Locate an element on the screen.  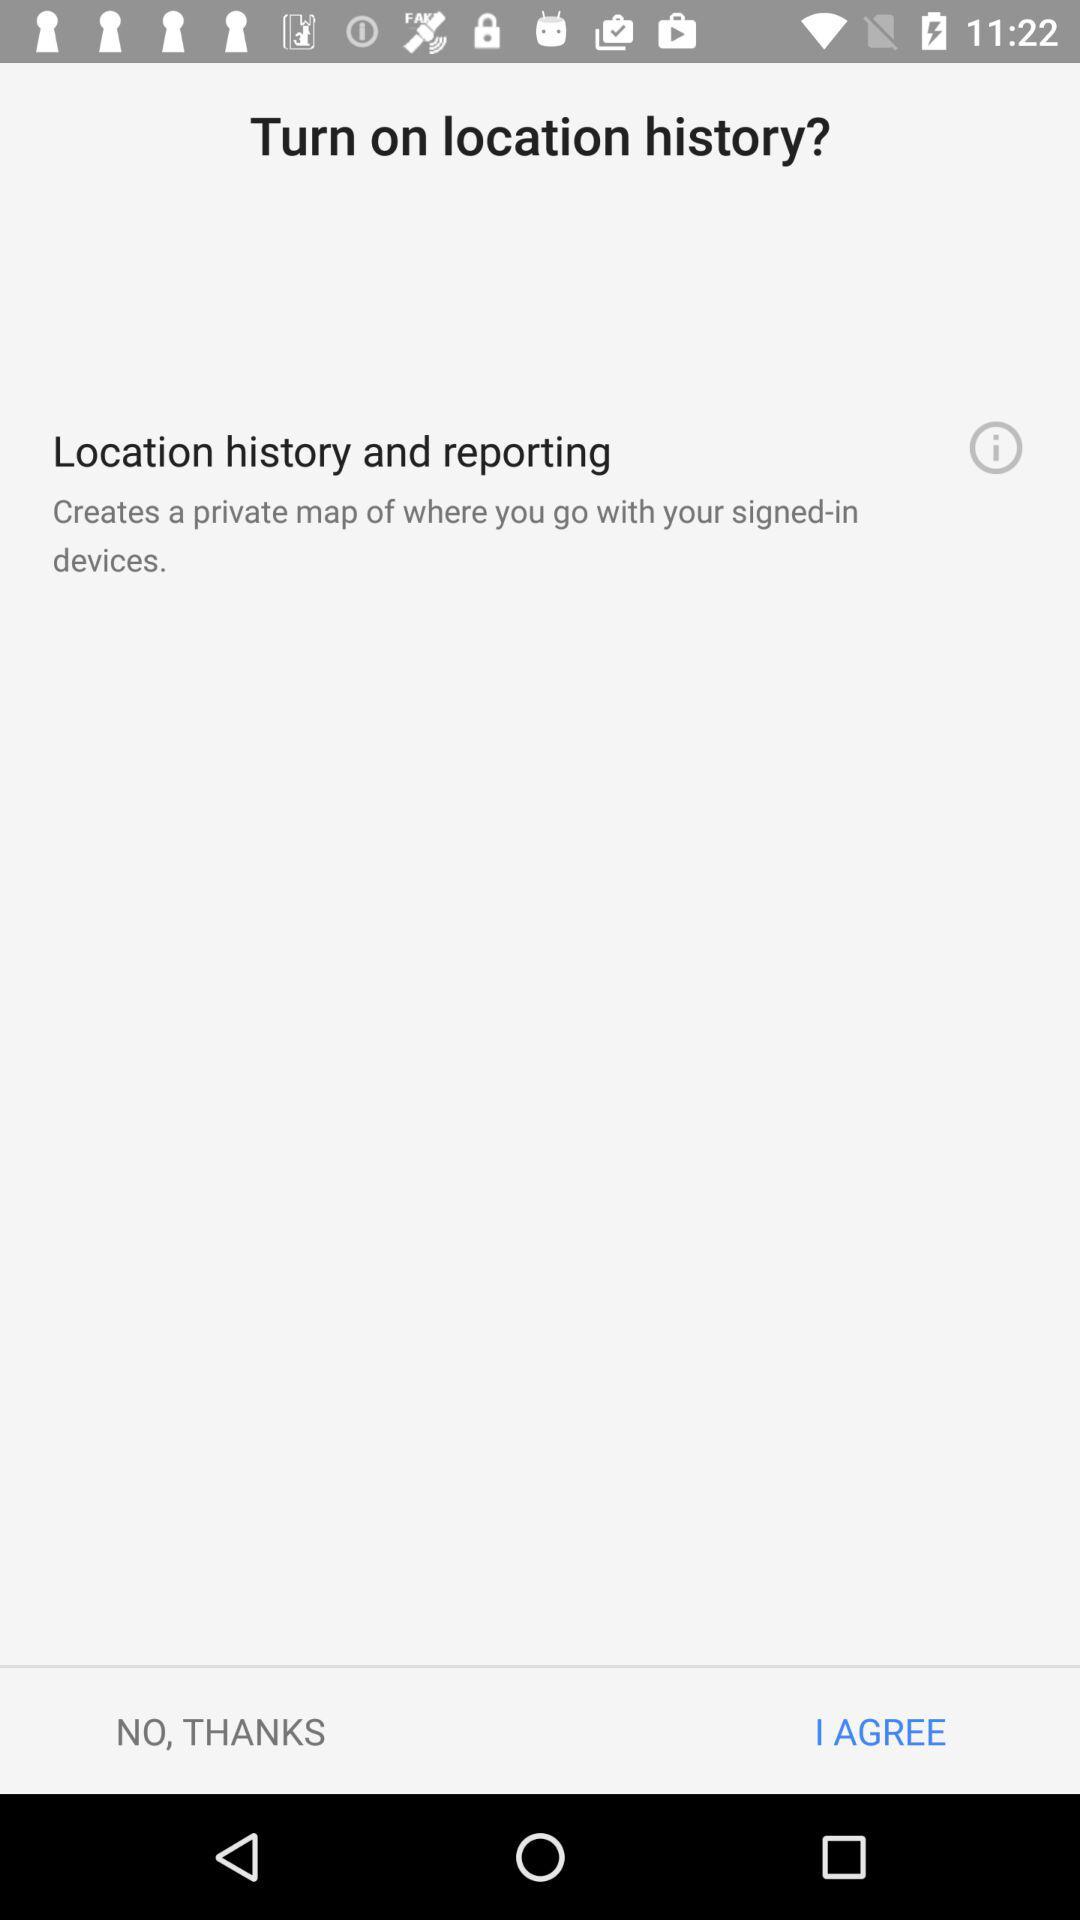
the info icon is located at coordinates (995, 446).